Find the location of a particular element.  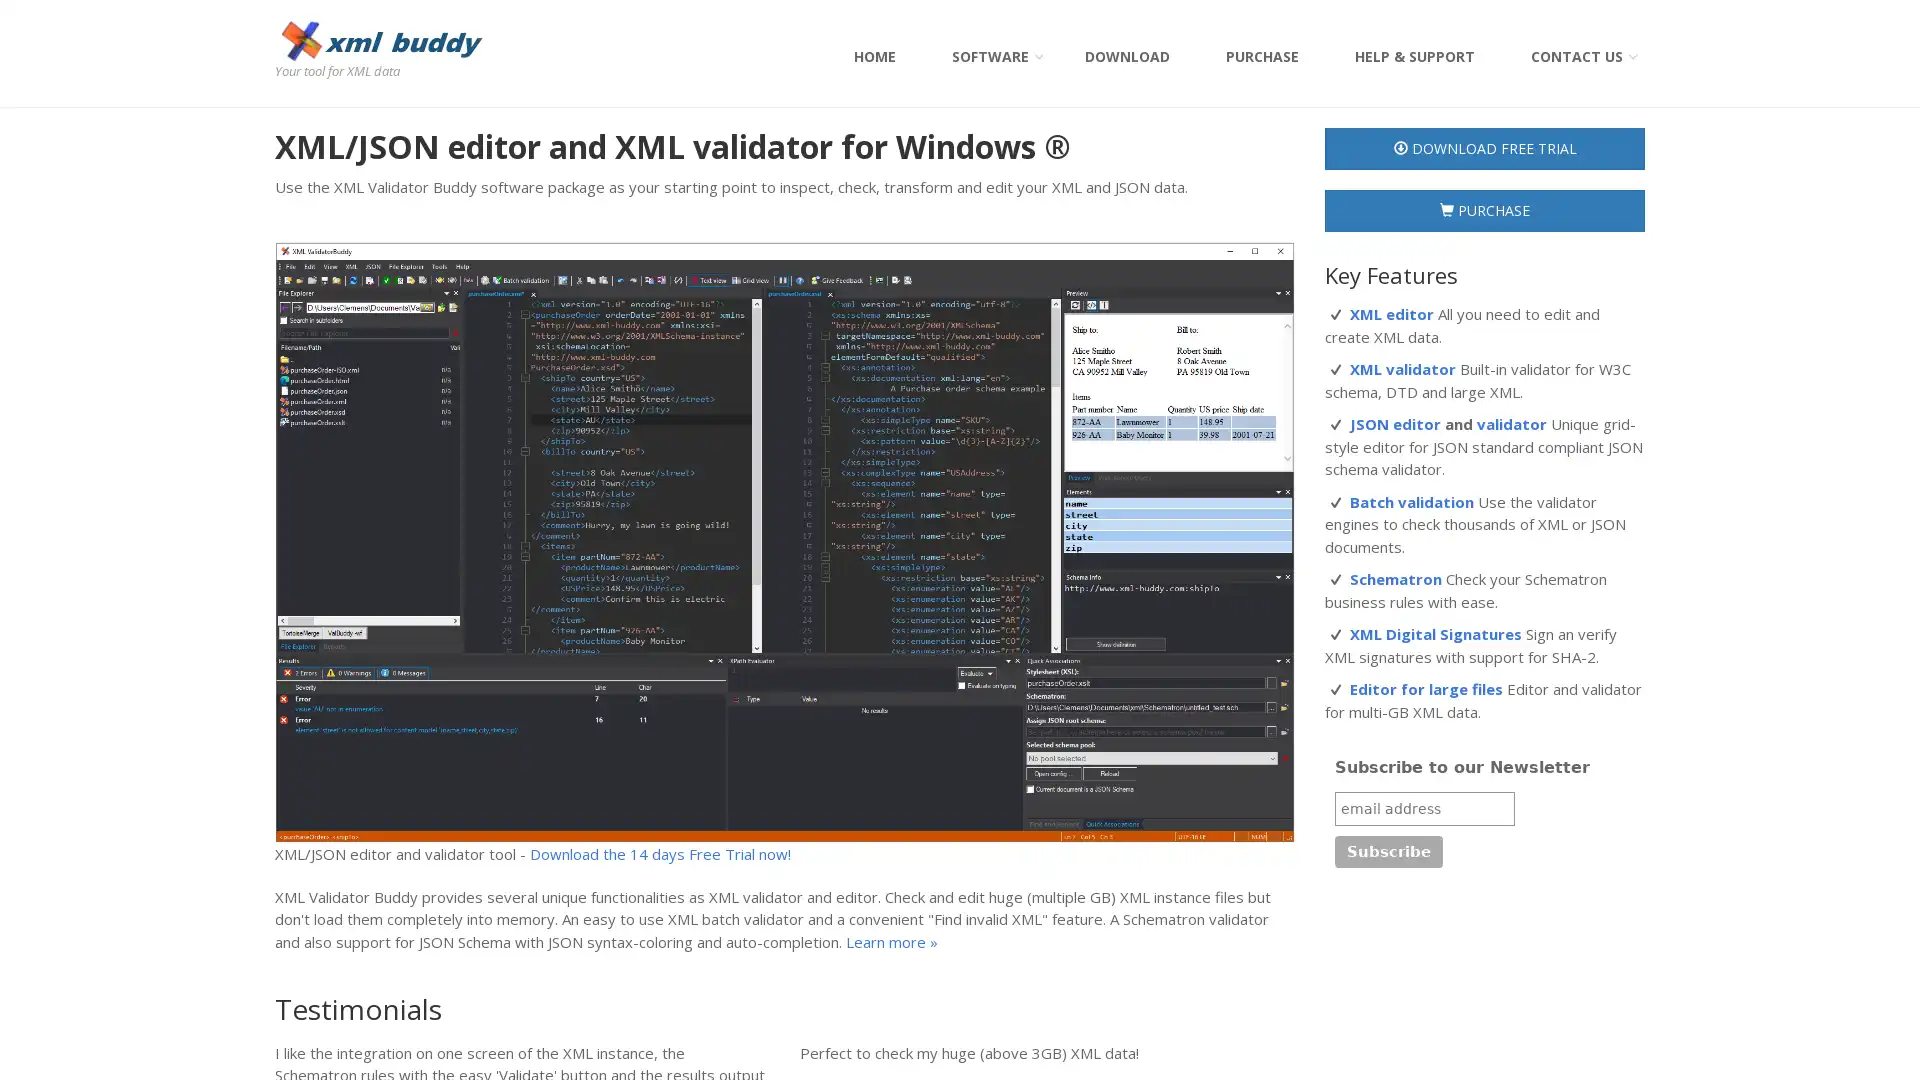

DOWNLOAD FREE TRIAL is located at coordinates (1484, 148).